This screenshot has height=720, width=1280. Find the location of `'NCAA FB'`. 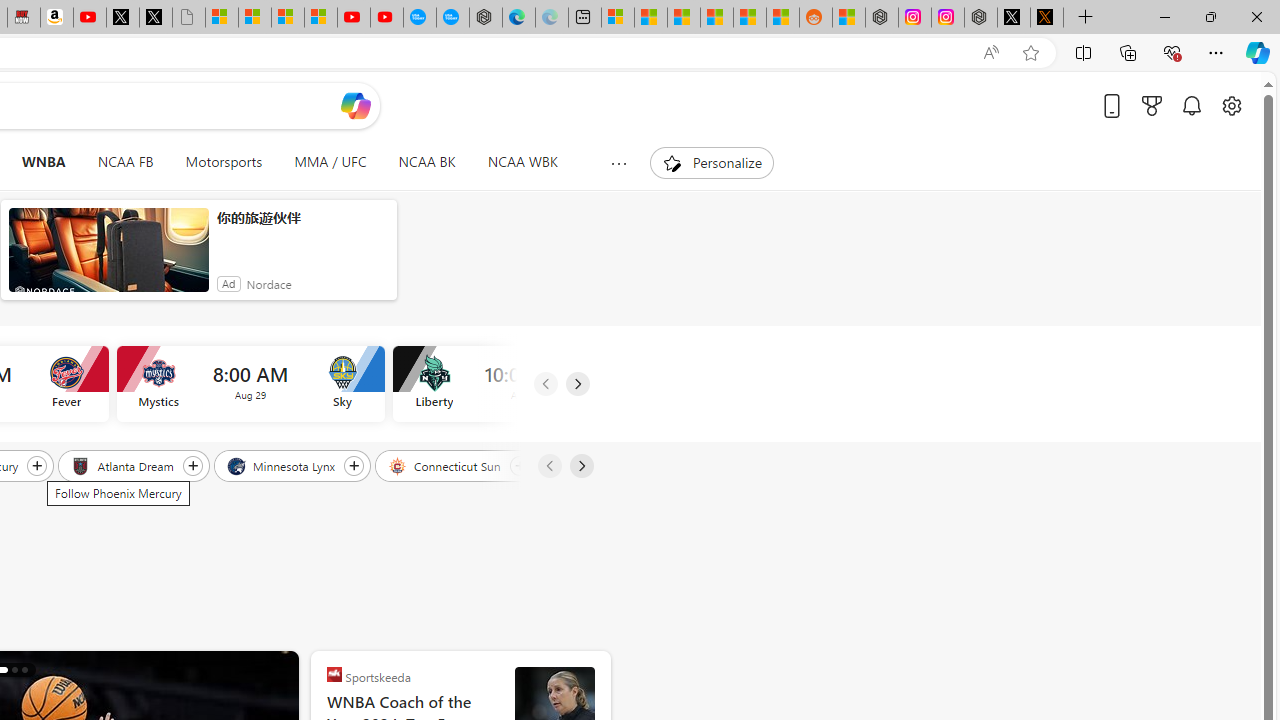

'NCAA FB' is located at coordinates (124, 162).